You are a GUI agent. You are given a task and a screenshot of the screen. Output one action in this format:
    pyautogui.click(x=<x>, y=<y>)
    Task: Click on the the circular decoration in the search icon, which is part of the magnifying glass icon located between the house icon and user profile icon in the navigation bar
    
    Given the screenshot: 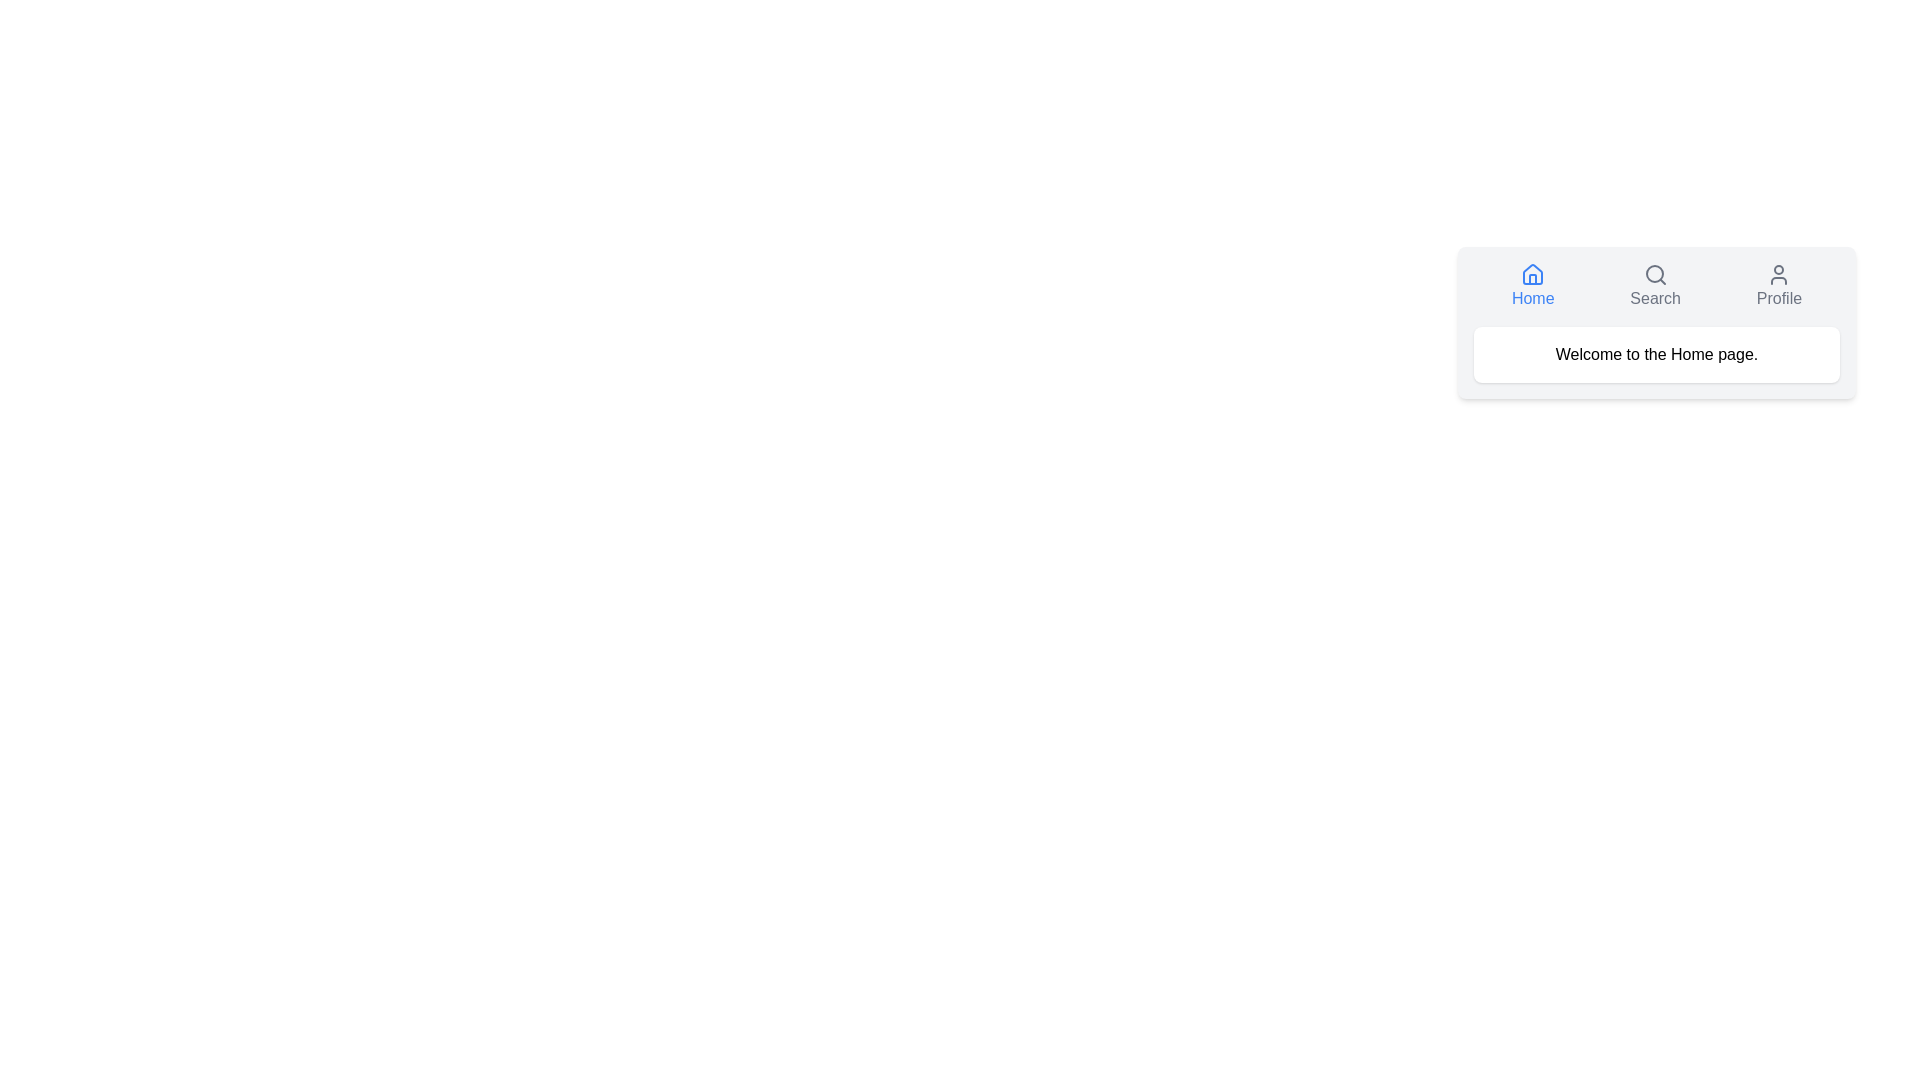 What is the action you would take?
    pyautogui.click(x=1654, y=273)
    